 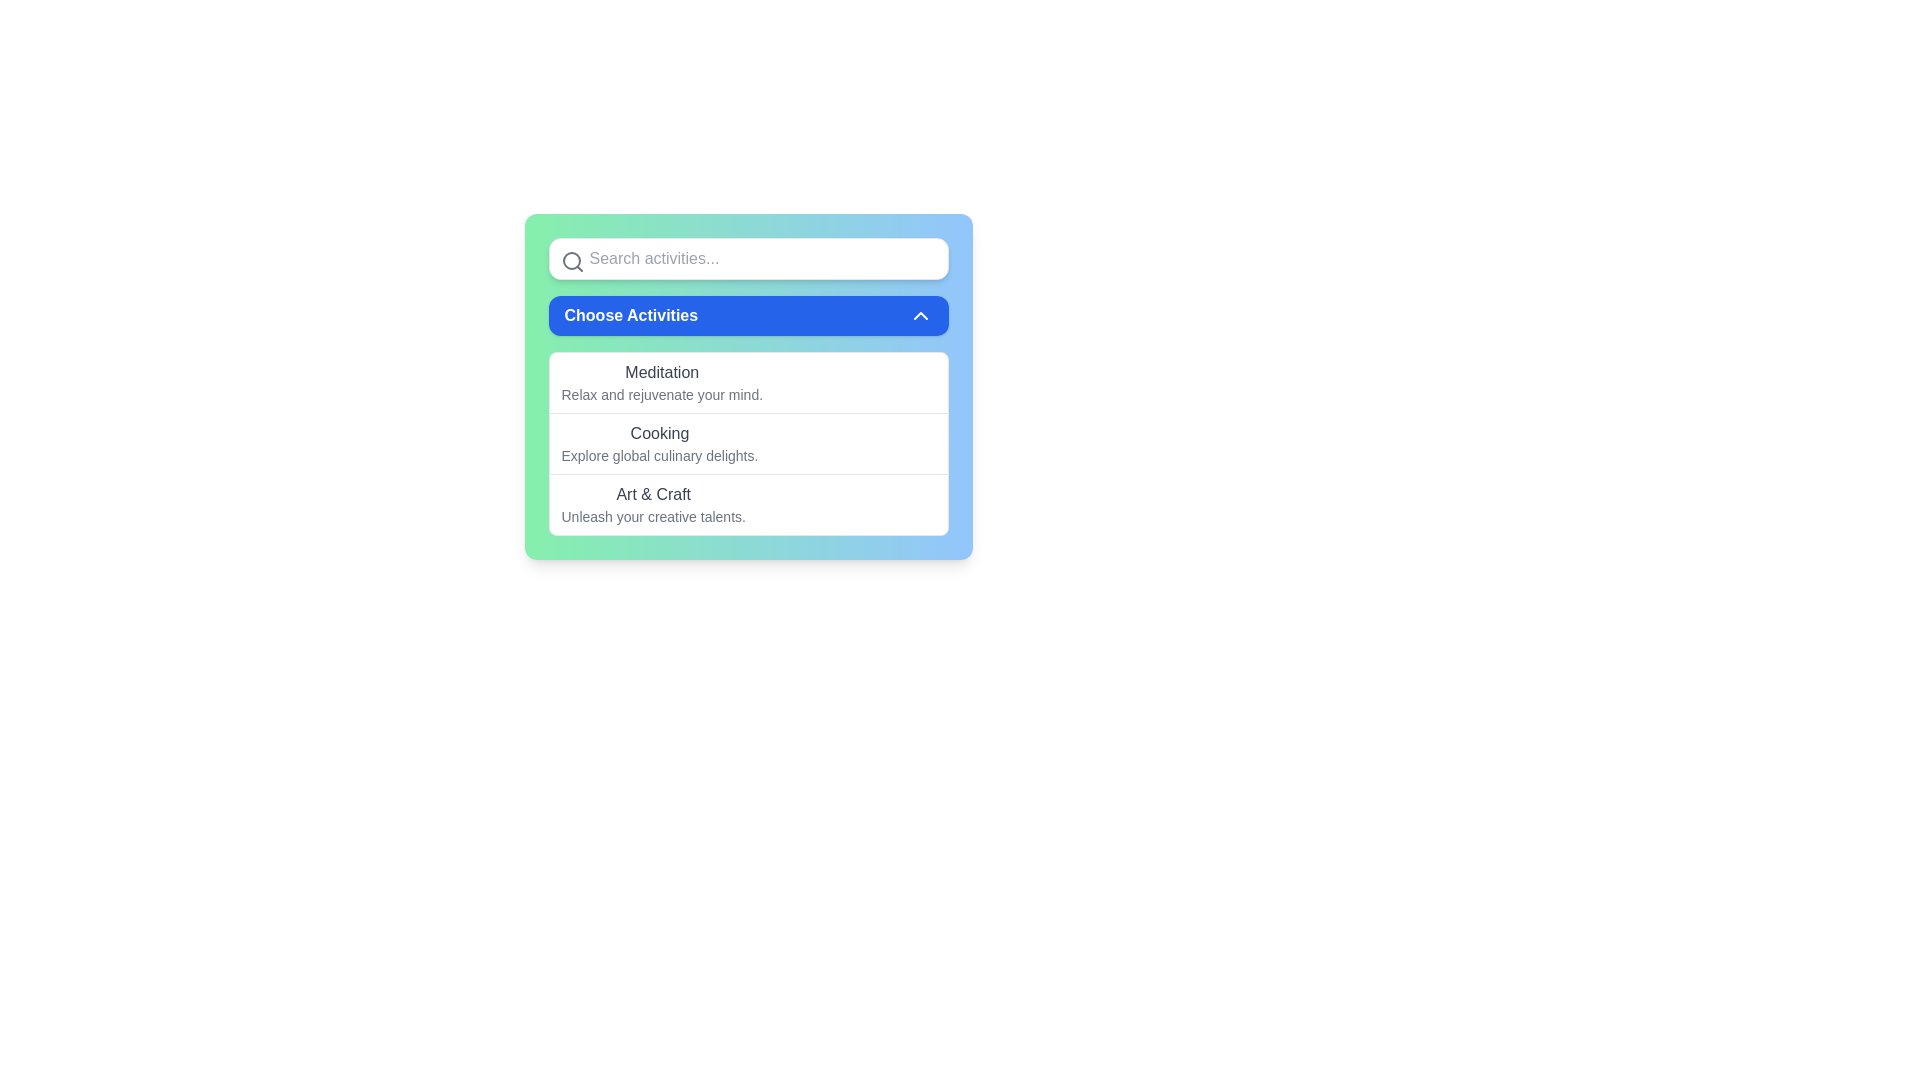 I want to click on the text label that serves as a header for the activity description, located above 'Relax and rejuvenate your mind.', so click(x=662, y=373).